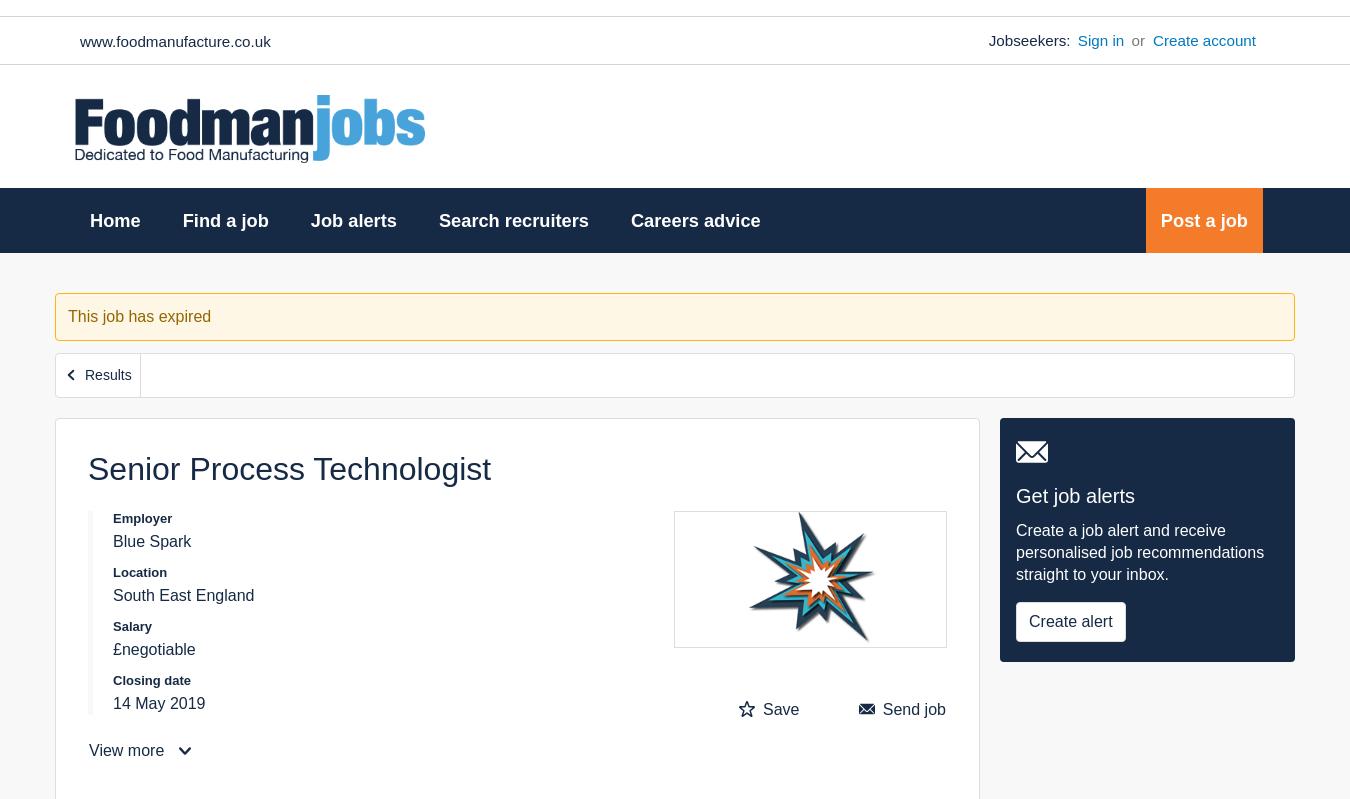 Image resolution: width=1350 pixels, height=799 pixels. Describe the element at coordinates (1030, 39) in the screenshot. I see `'Jobseekers:'` at that location.